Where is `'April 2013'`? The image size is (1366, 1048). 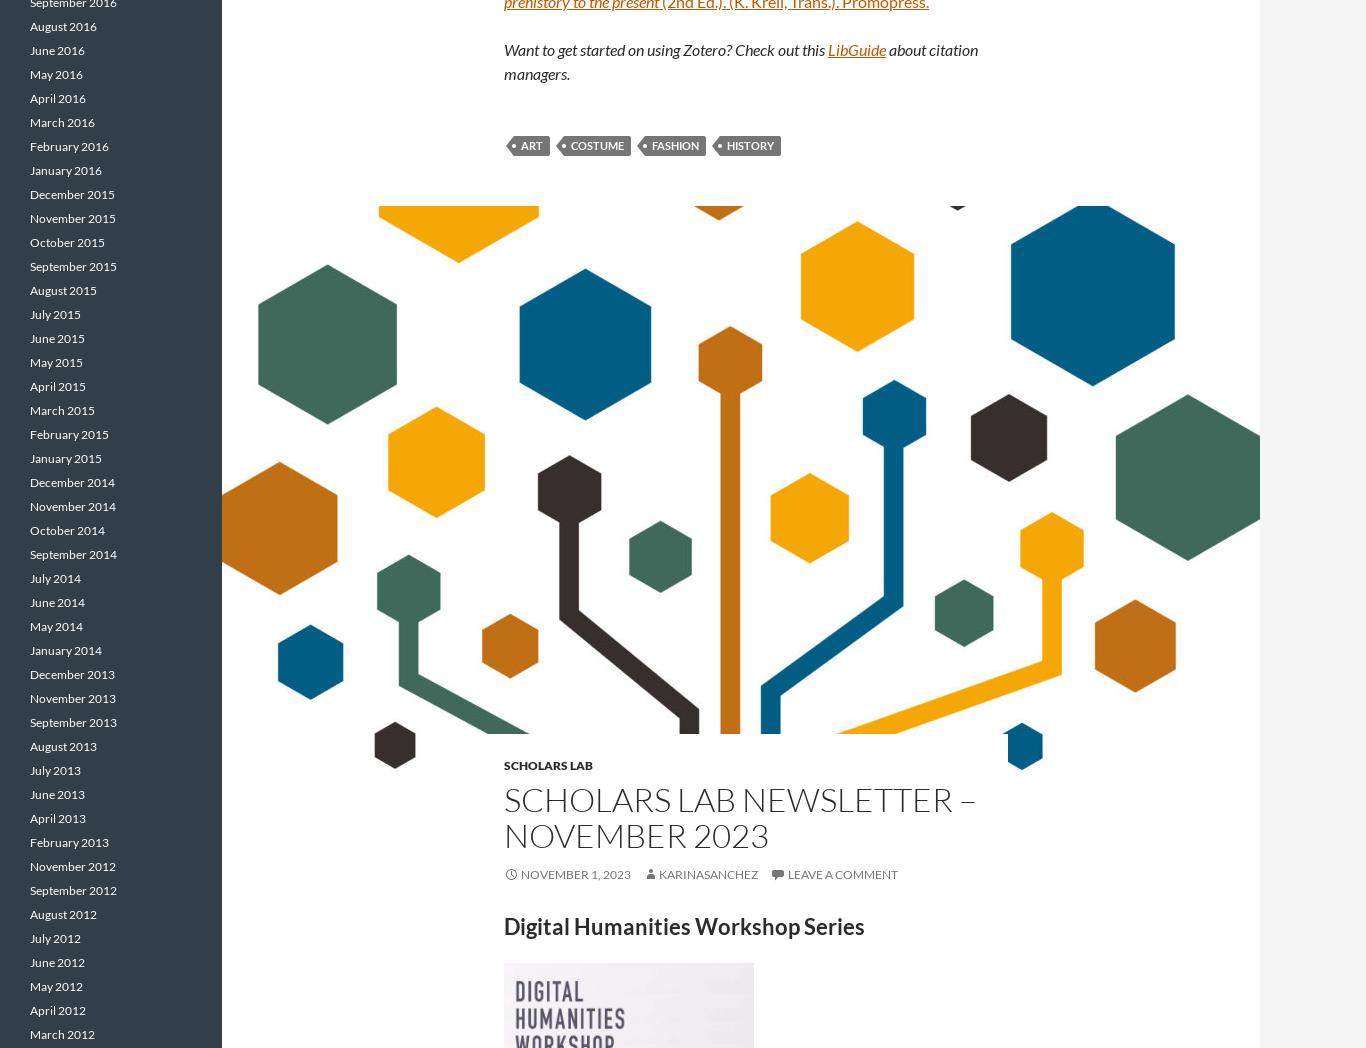
'April 2013' is located at coordinates (58, 817).